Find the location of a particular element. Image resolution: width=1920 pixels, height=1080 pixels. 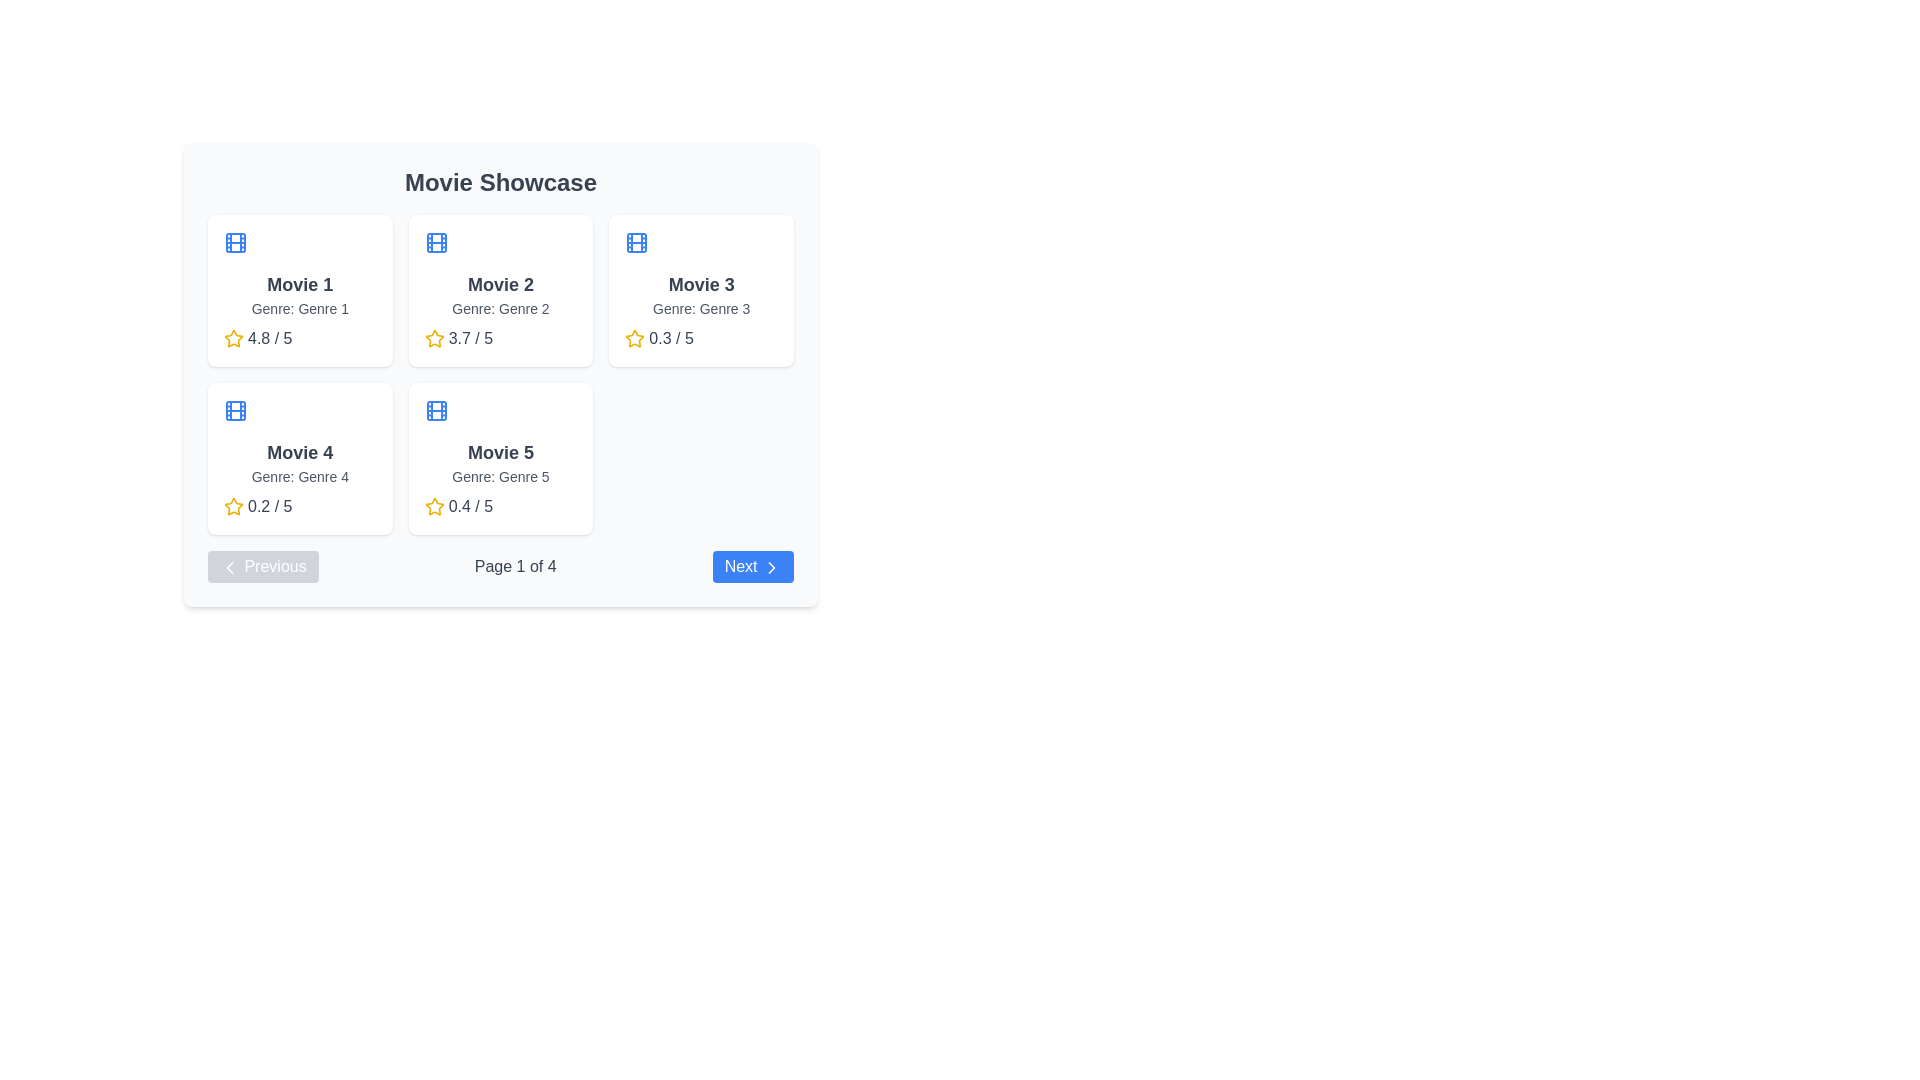

the movie category icon located at the top-left corner of the Movie 5 card in the movie grid is located at coordinates (435, 410).